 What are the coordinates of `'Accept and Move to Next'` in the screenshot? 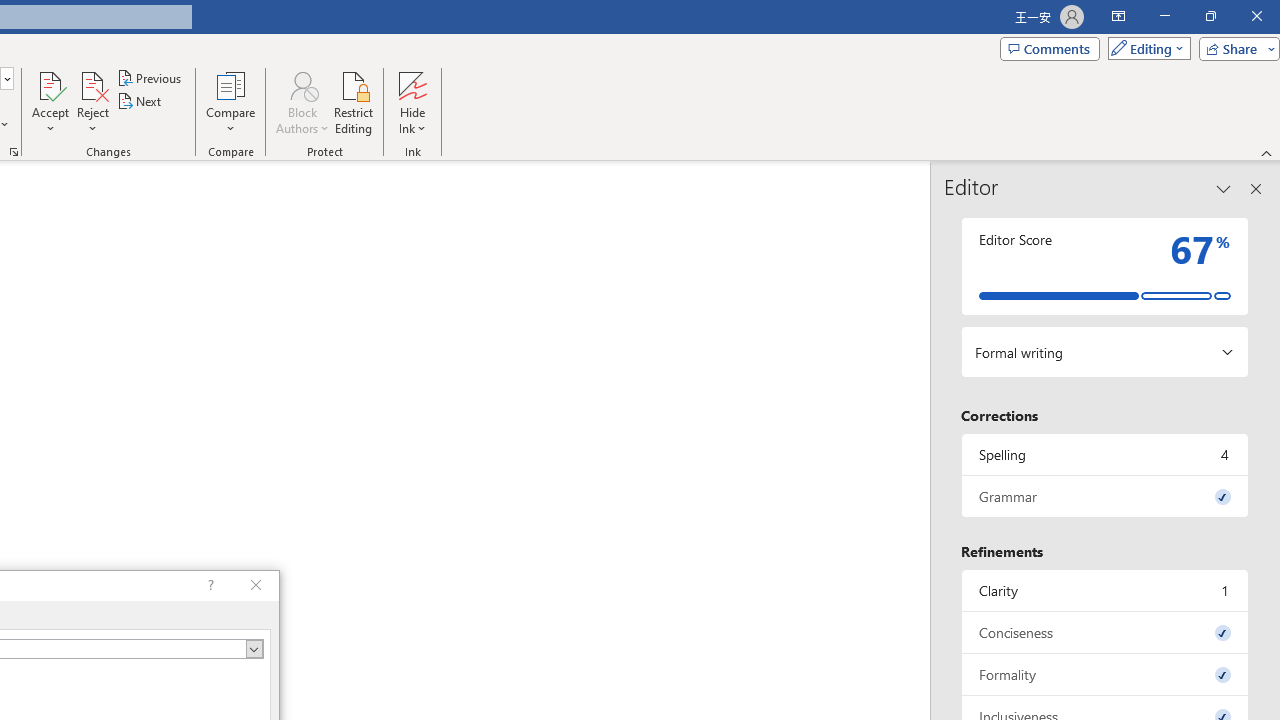 It's located at (50, 84).